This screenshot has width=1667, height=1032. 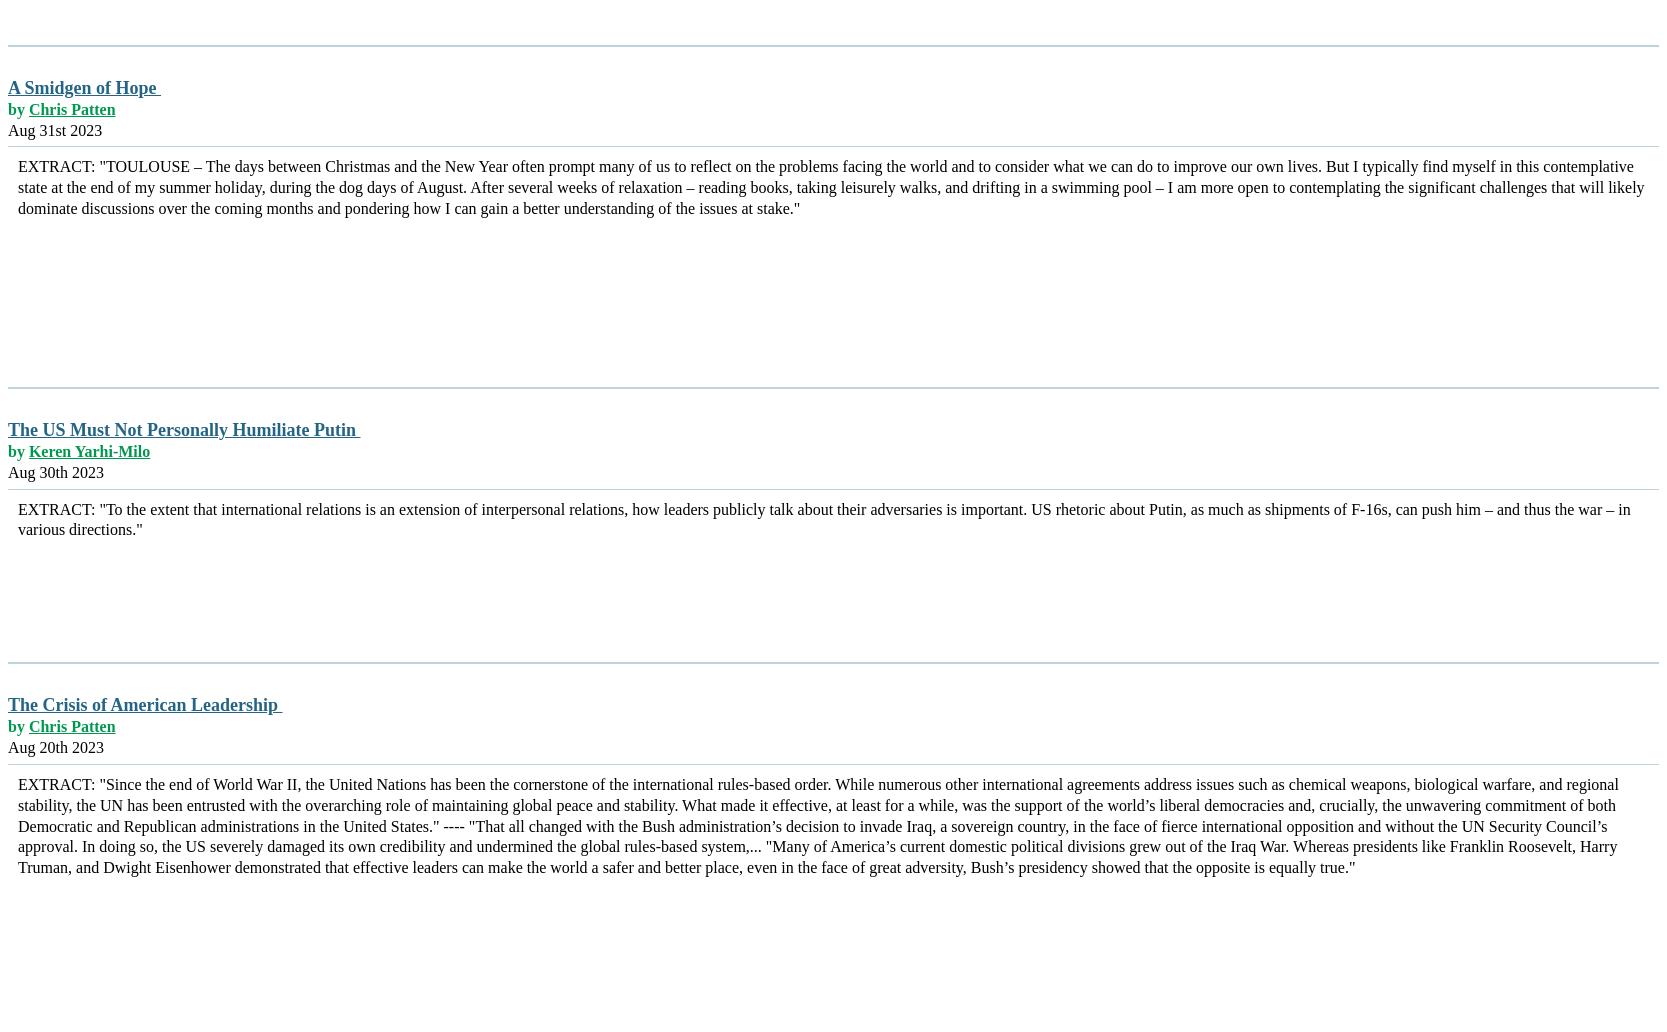 I want to click on 'EXTRACT: "To the extent that international relations is an extension of interpersonal relations, how leaders publicly talk about their adversaries is important. US rhetoric about Putin, as much as shipments of F-16s, can push him – and thus the war – in various directions."', so click(x=823, y=518).